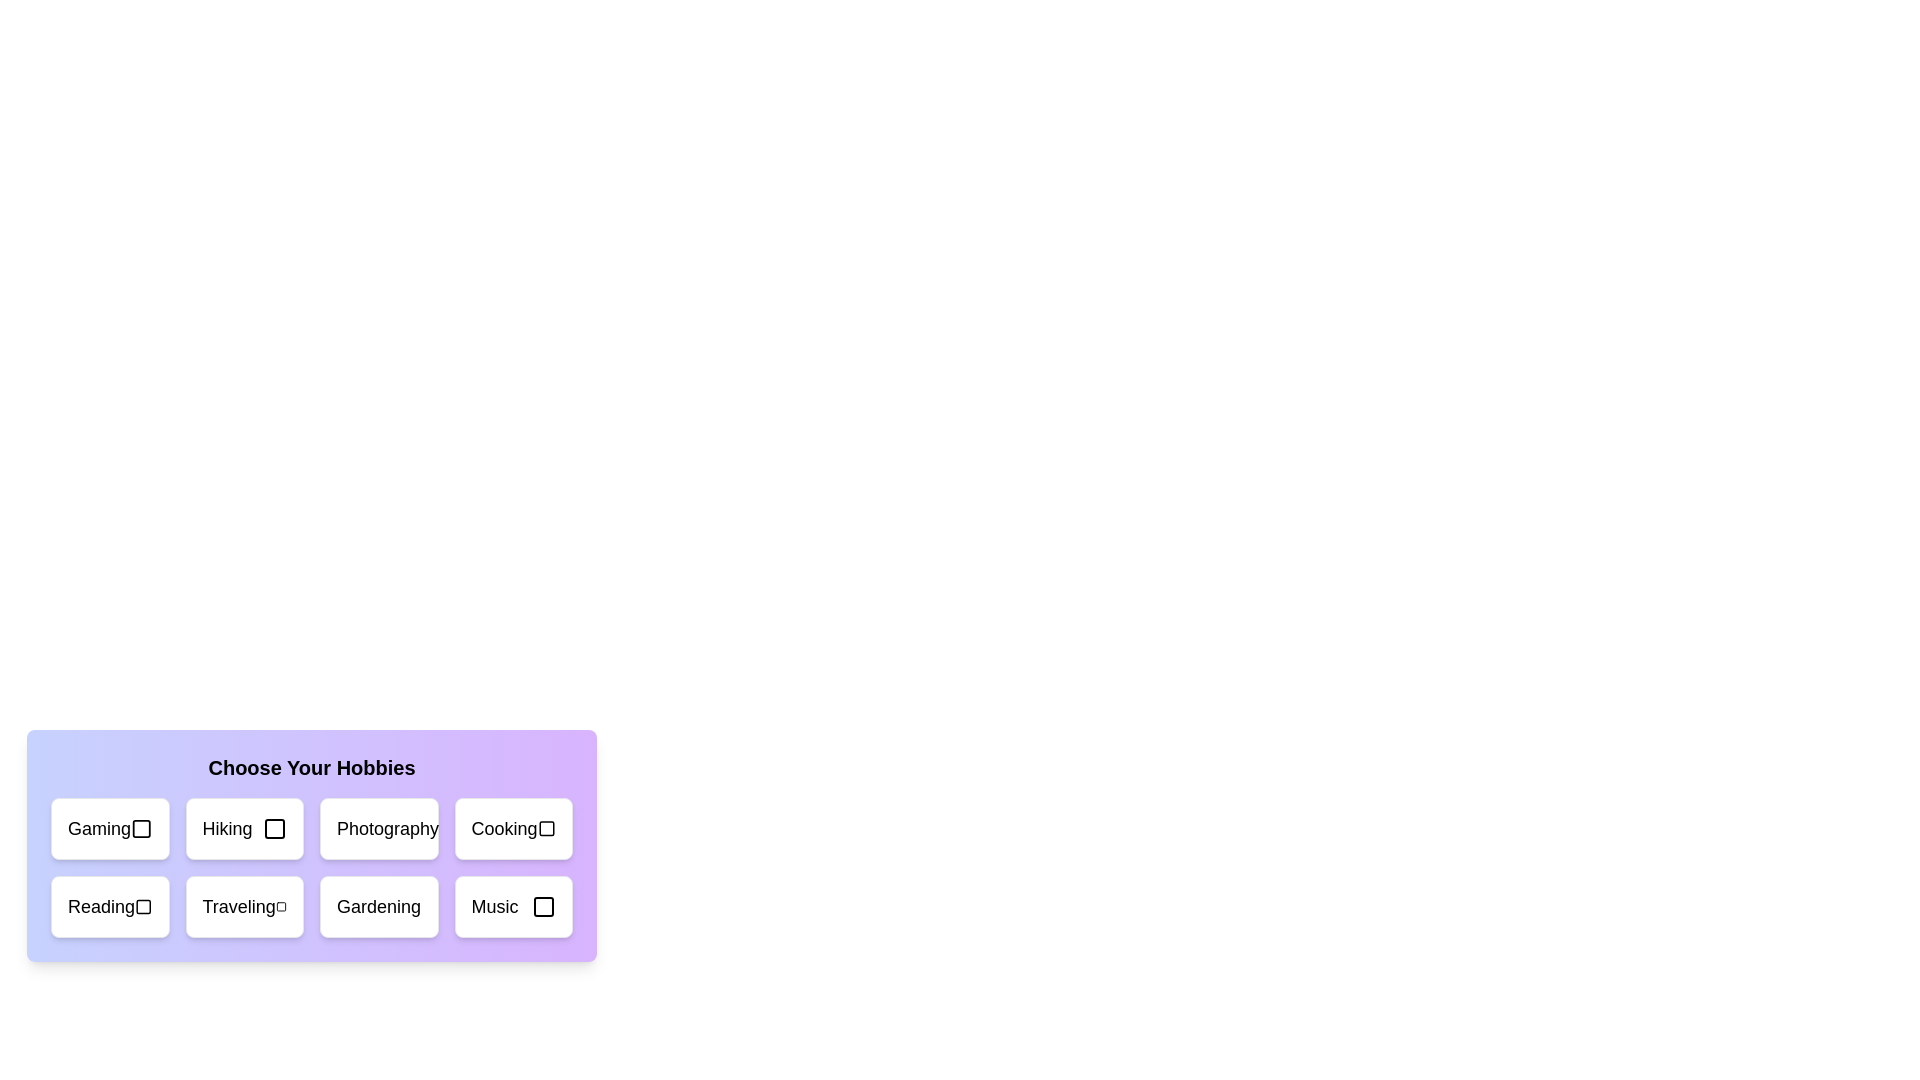 This screenshot has height=1080, width=1920. I want to click on the hobby card labeled Gardening, so click(379, 906).